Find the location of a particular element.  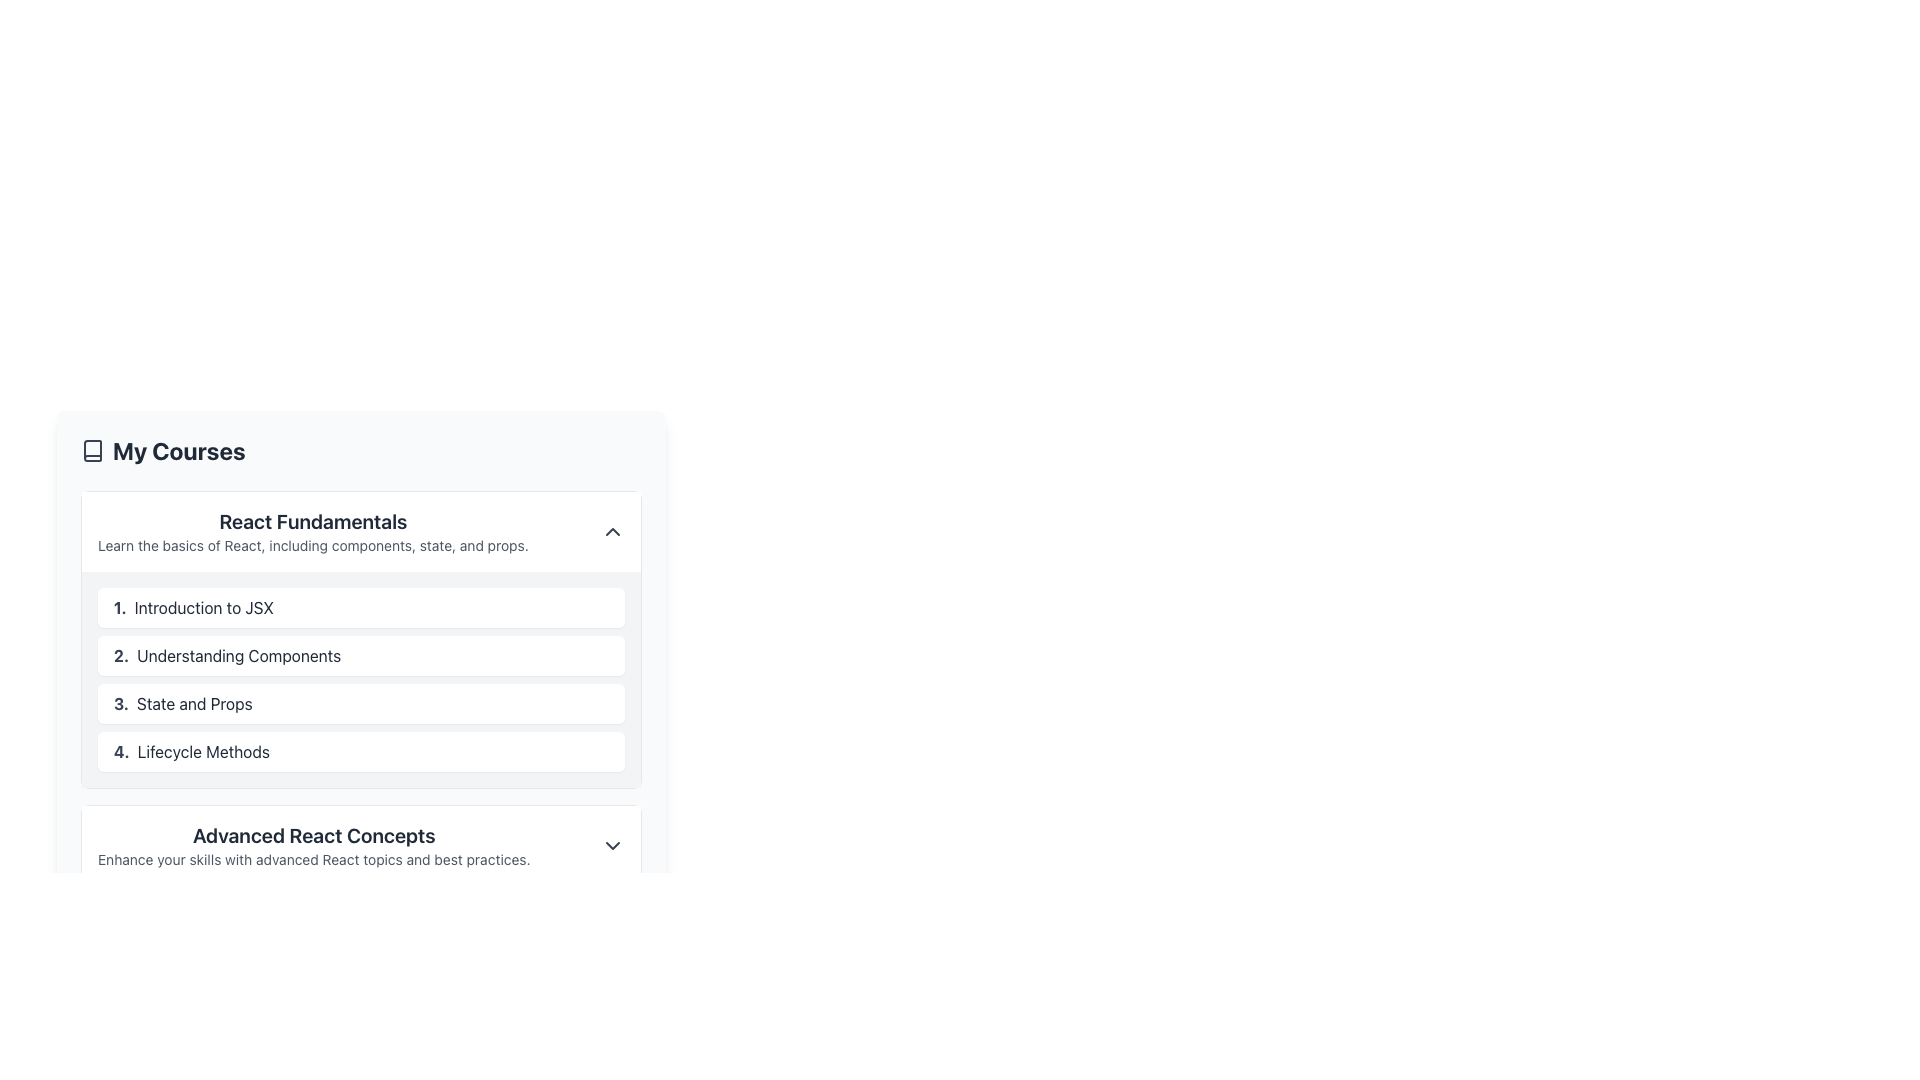

the Chevron Icon located in the bottom-right corner of the 'Advanced React Concepts' section is located at coordinates (612, 845).